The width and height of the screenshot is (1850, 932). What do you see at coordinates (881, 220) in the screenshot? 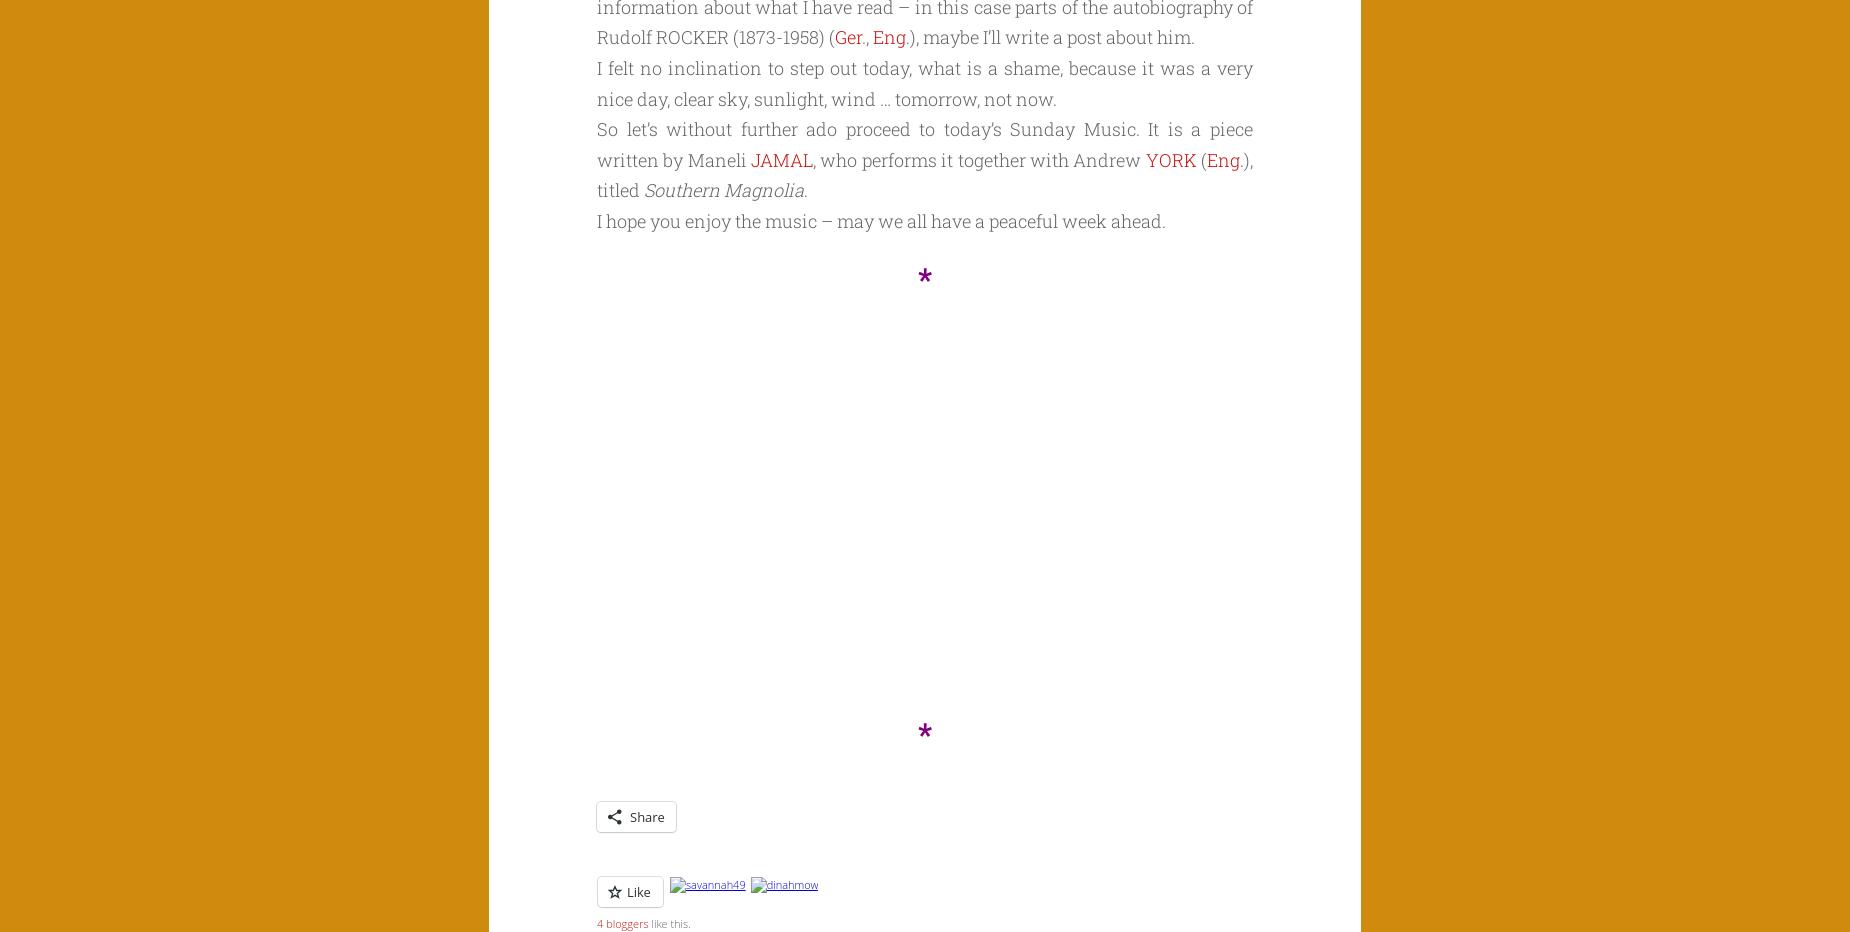
I see `'I hope you enjoy the music – may we all have a peaceful week ahead.'` at bounding box center [881, 220].